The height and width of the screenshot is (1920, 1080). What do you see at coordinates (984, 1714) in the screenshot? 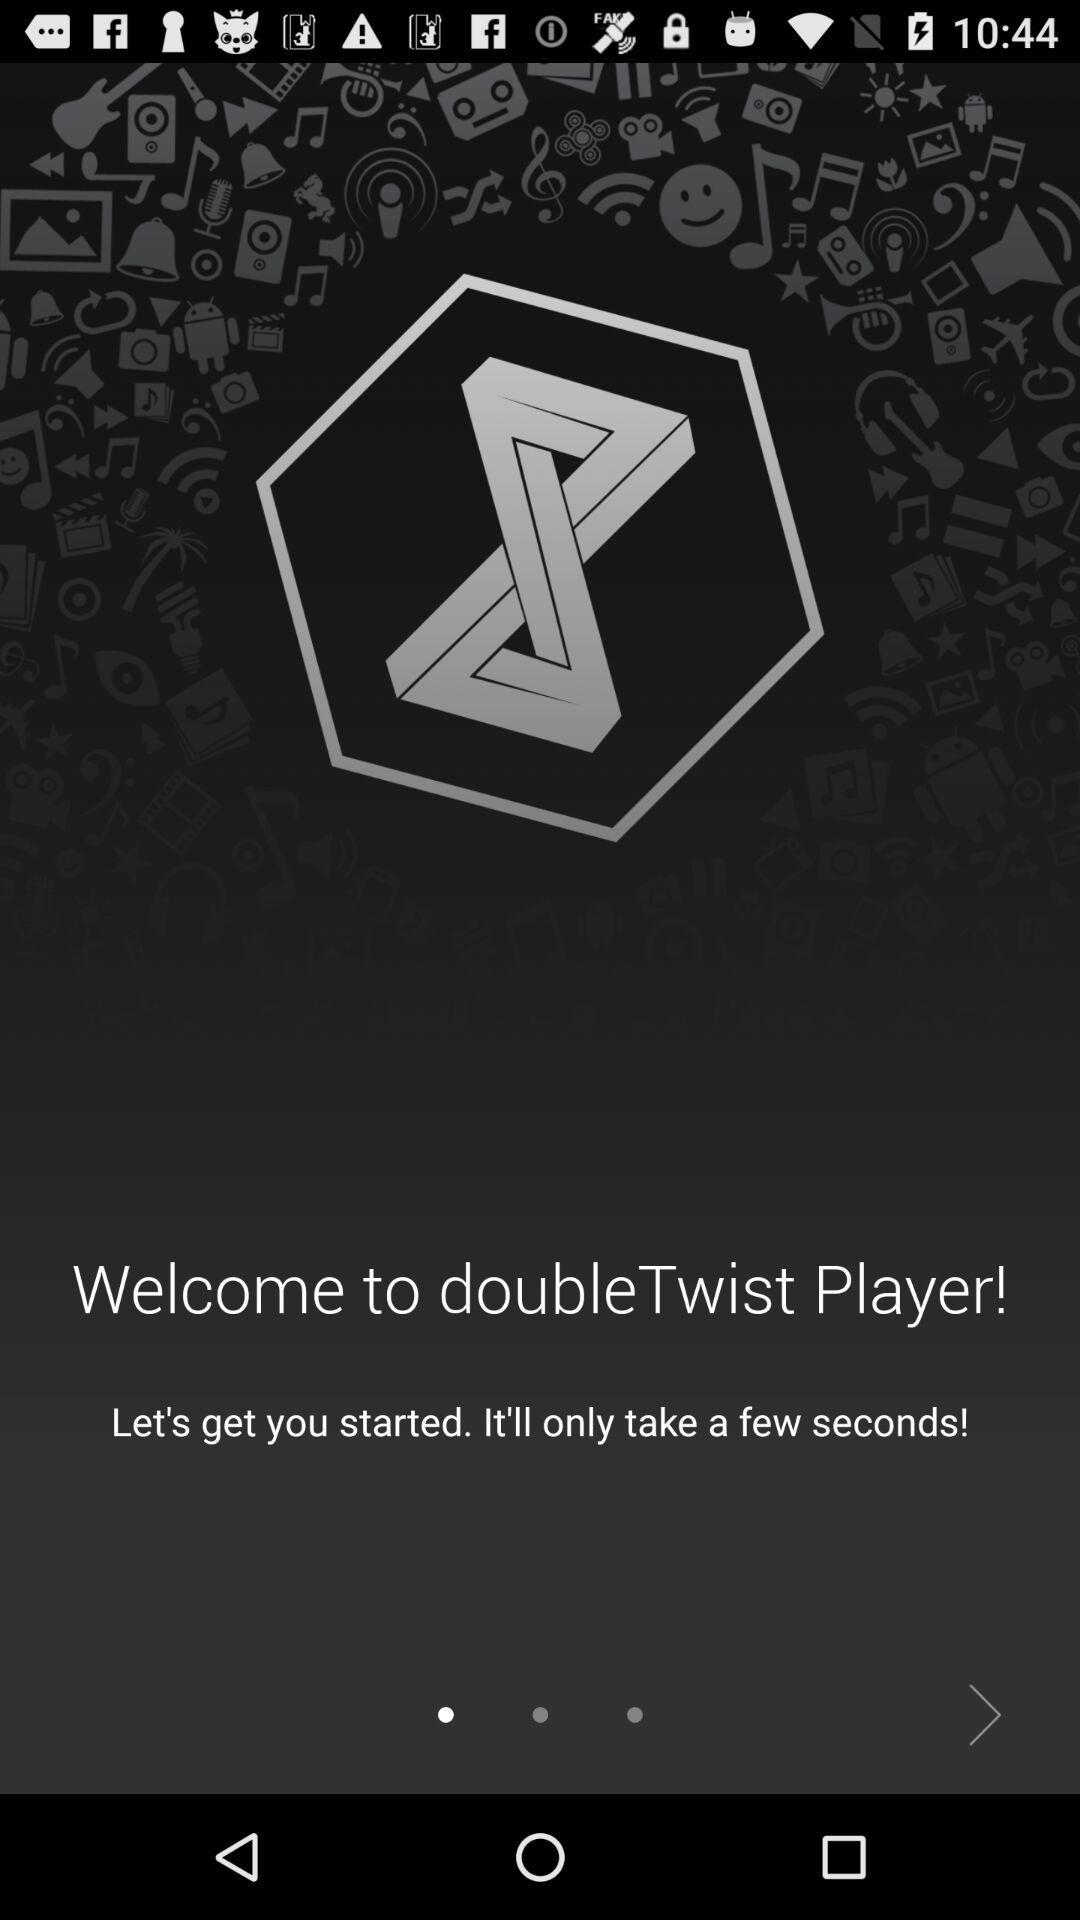
I see `got to next slider` at bounding box center [984, 1714].